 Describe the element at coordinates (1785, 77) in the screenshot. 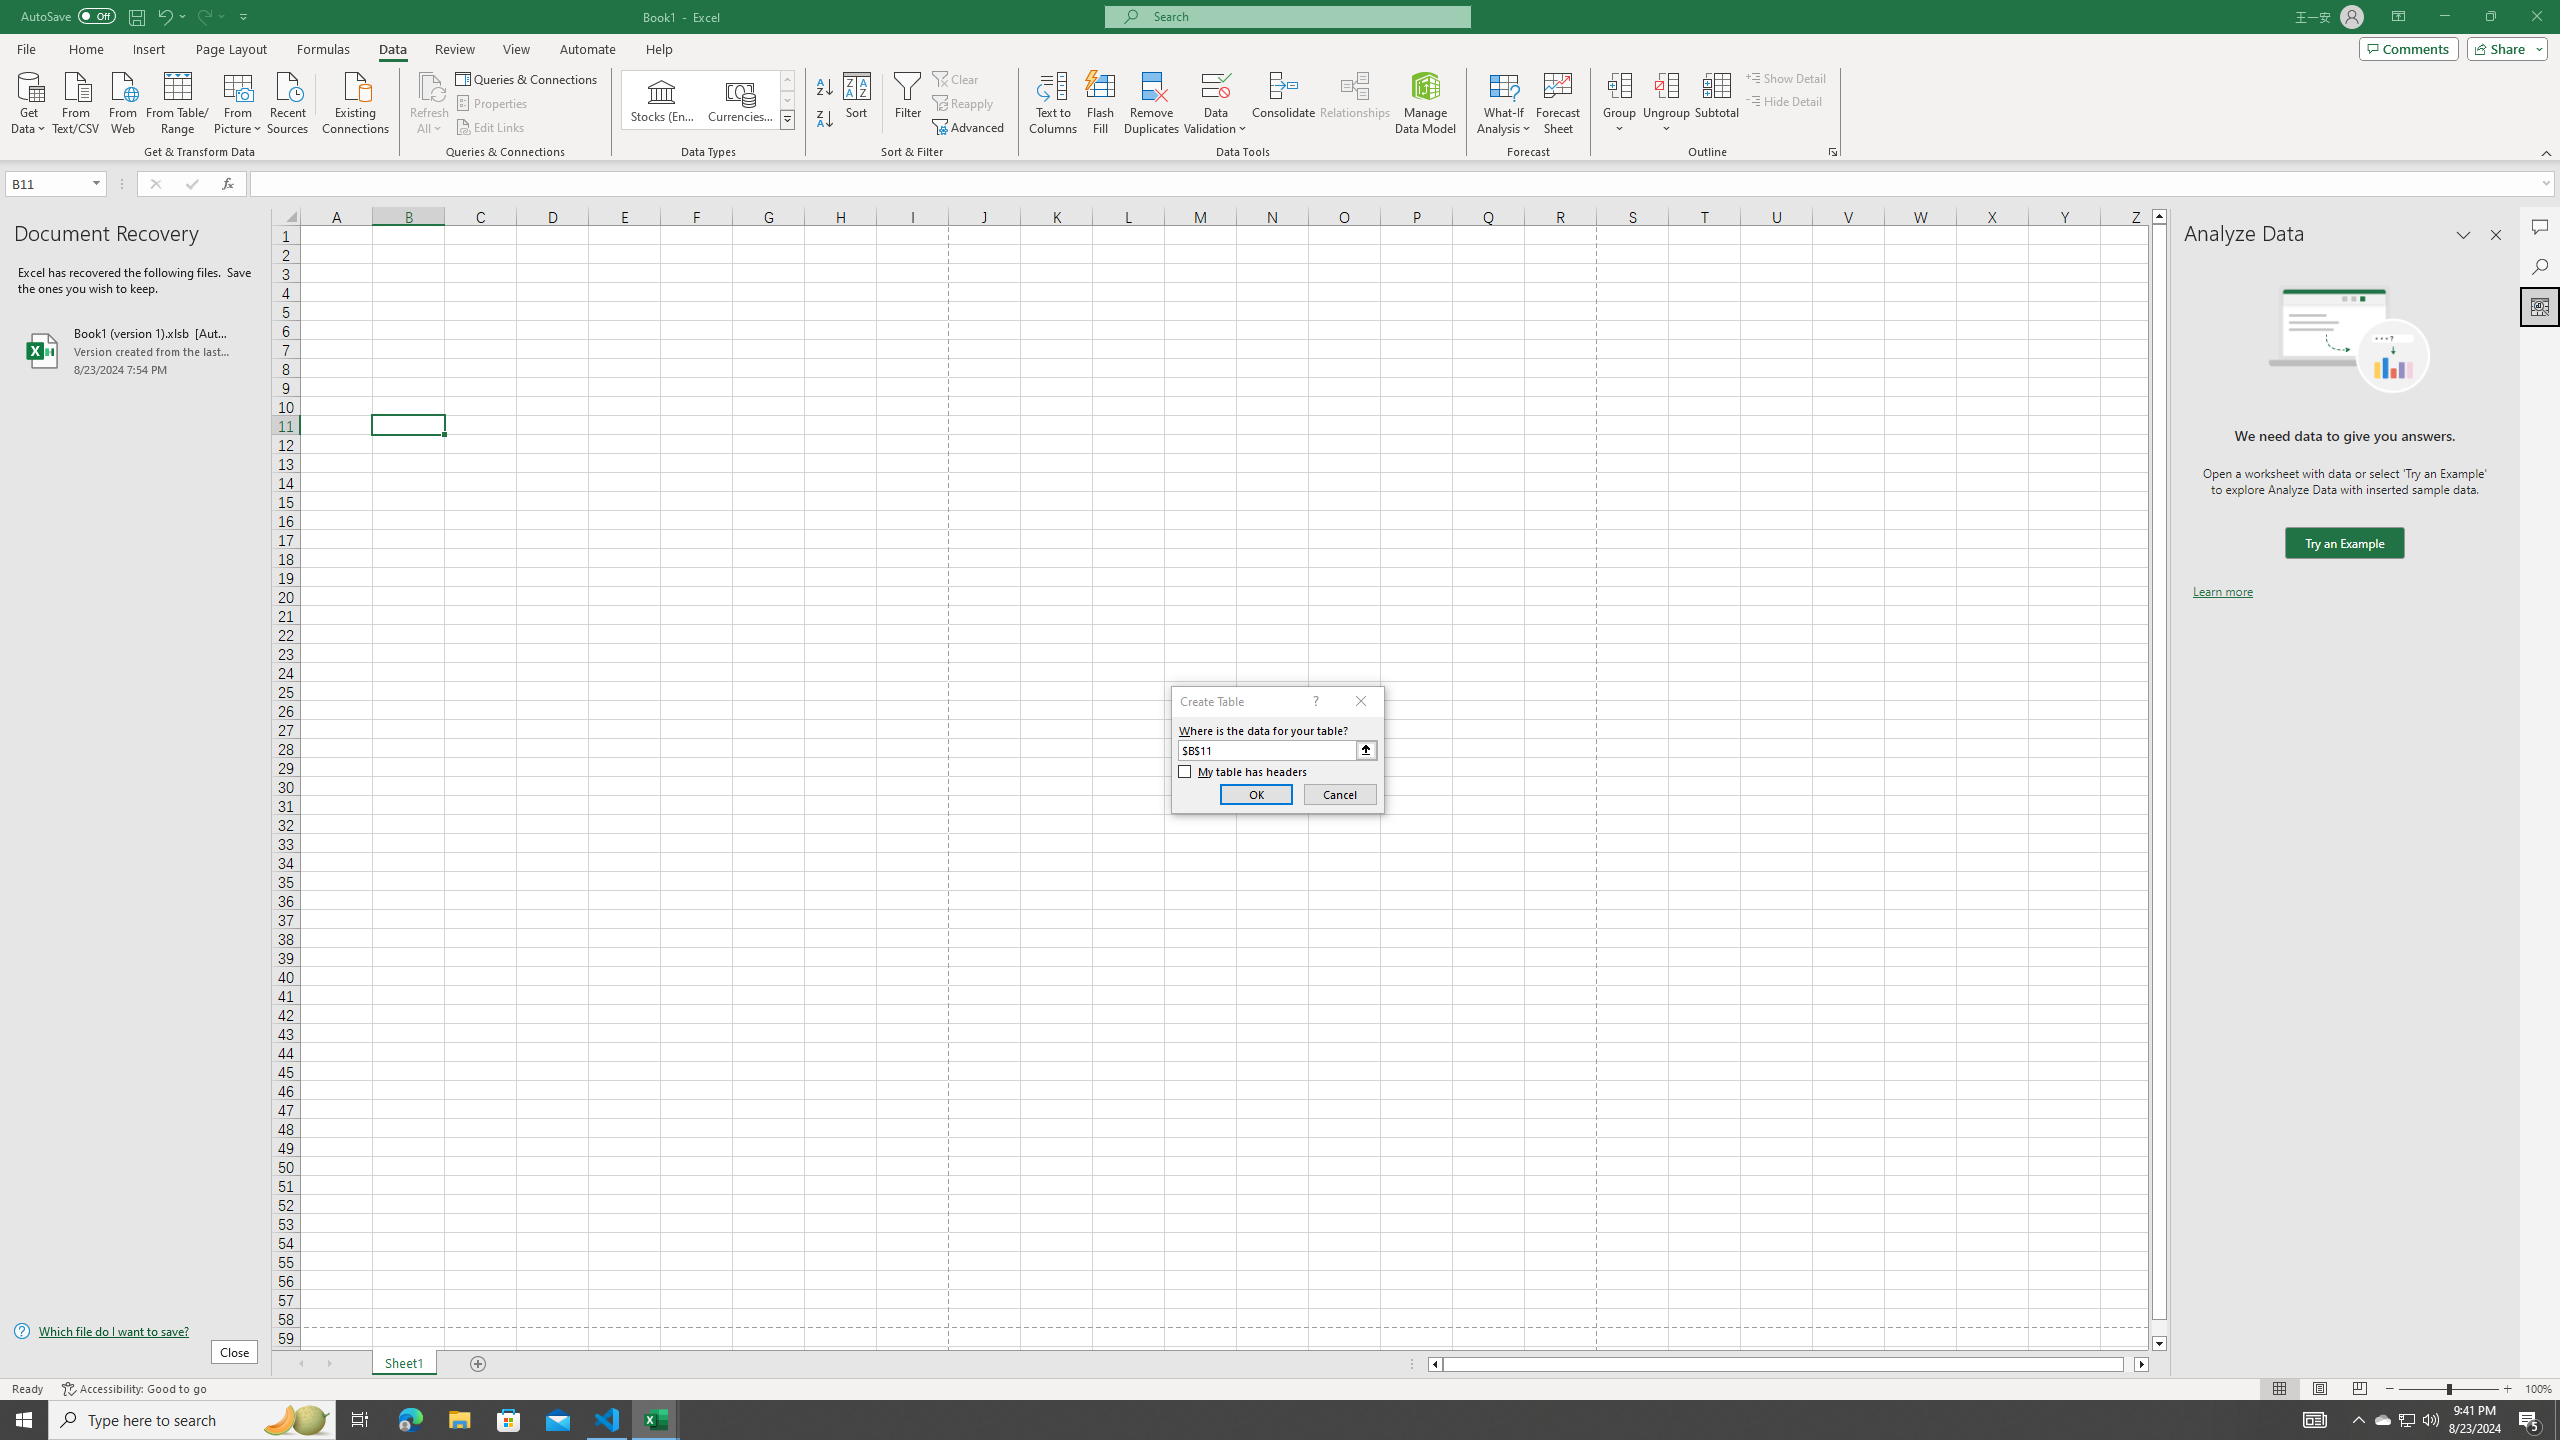

I see `'Show Detail'` at that location.